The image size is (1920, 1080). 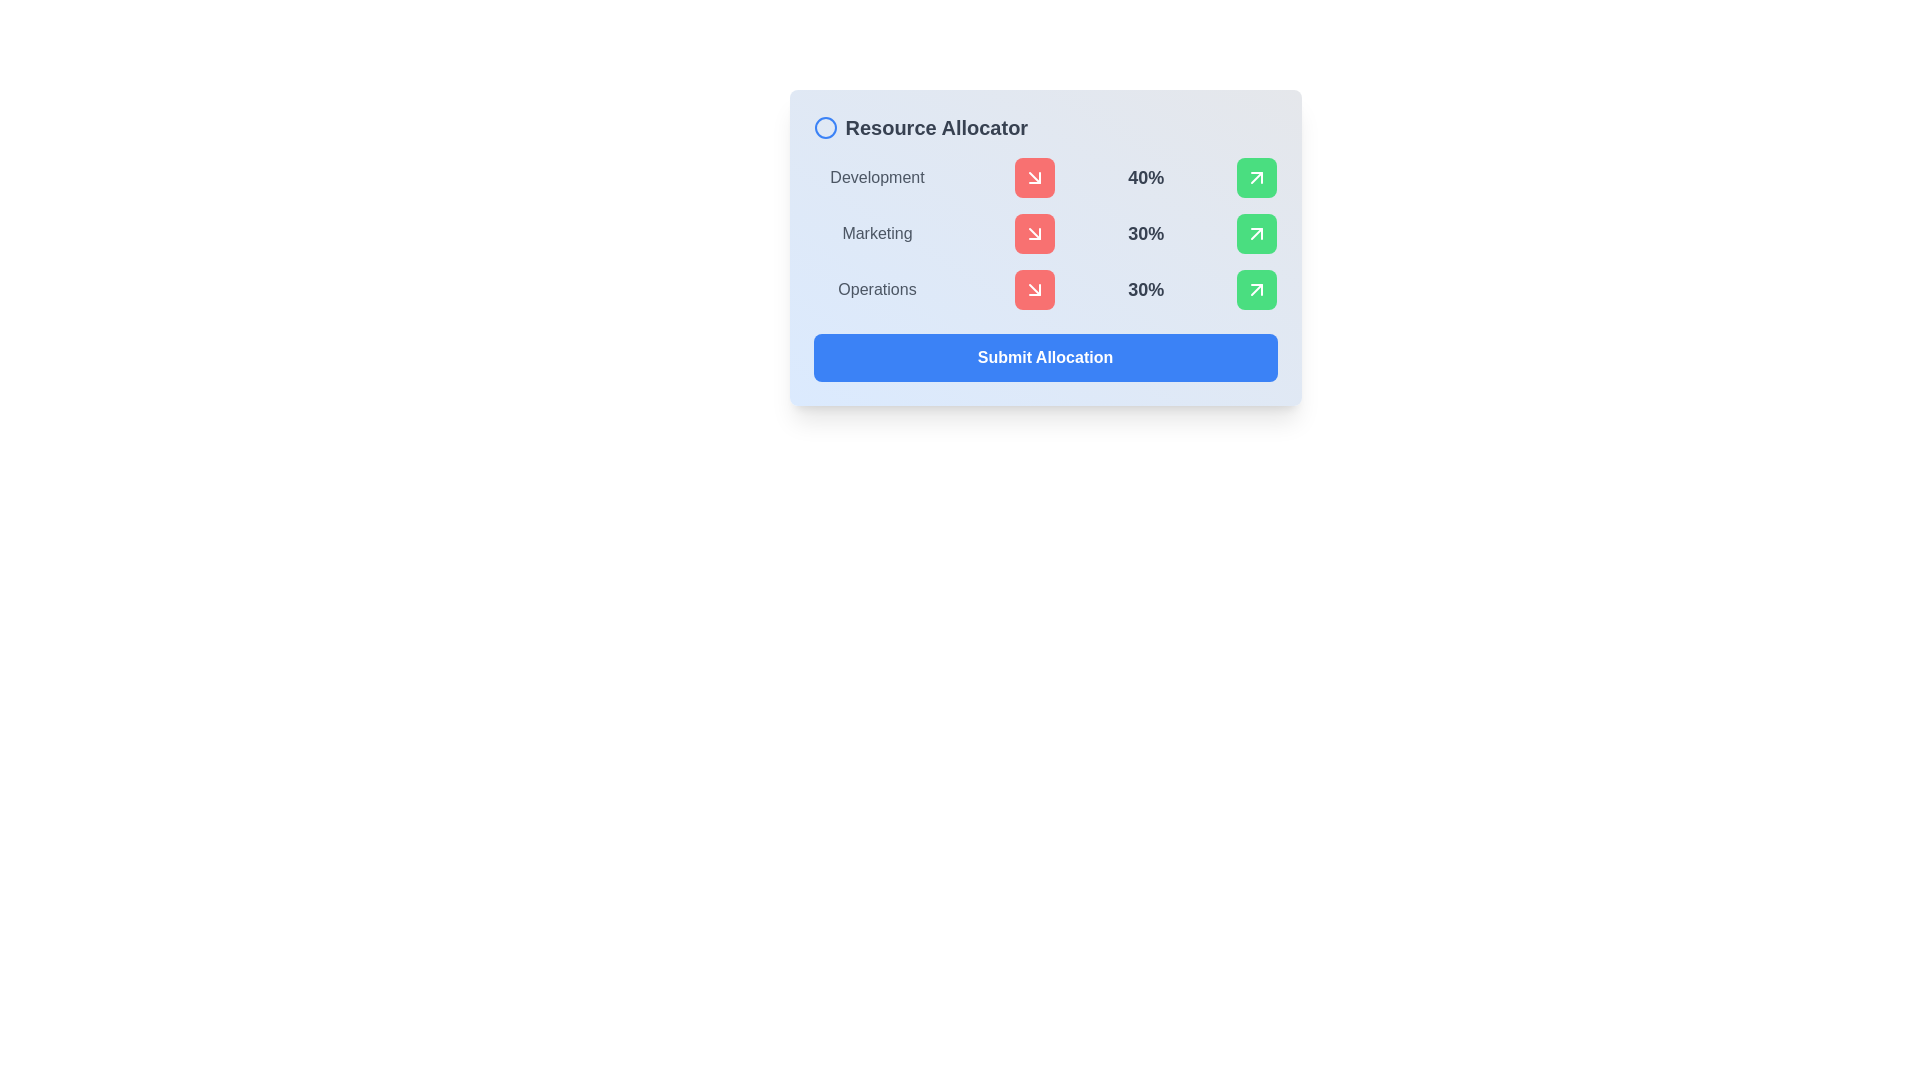 What do you see at coordinates (877, 176) in the screenshot?
I see `the static text label indicating the category 'Development', which is the first visible element in its row and serves as a title for the corresponding section` at bounding box center [877, 176].